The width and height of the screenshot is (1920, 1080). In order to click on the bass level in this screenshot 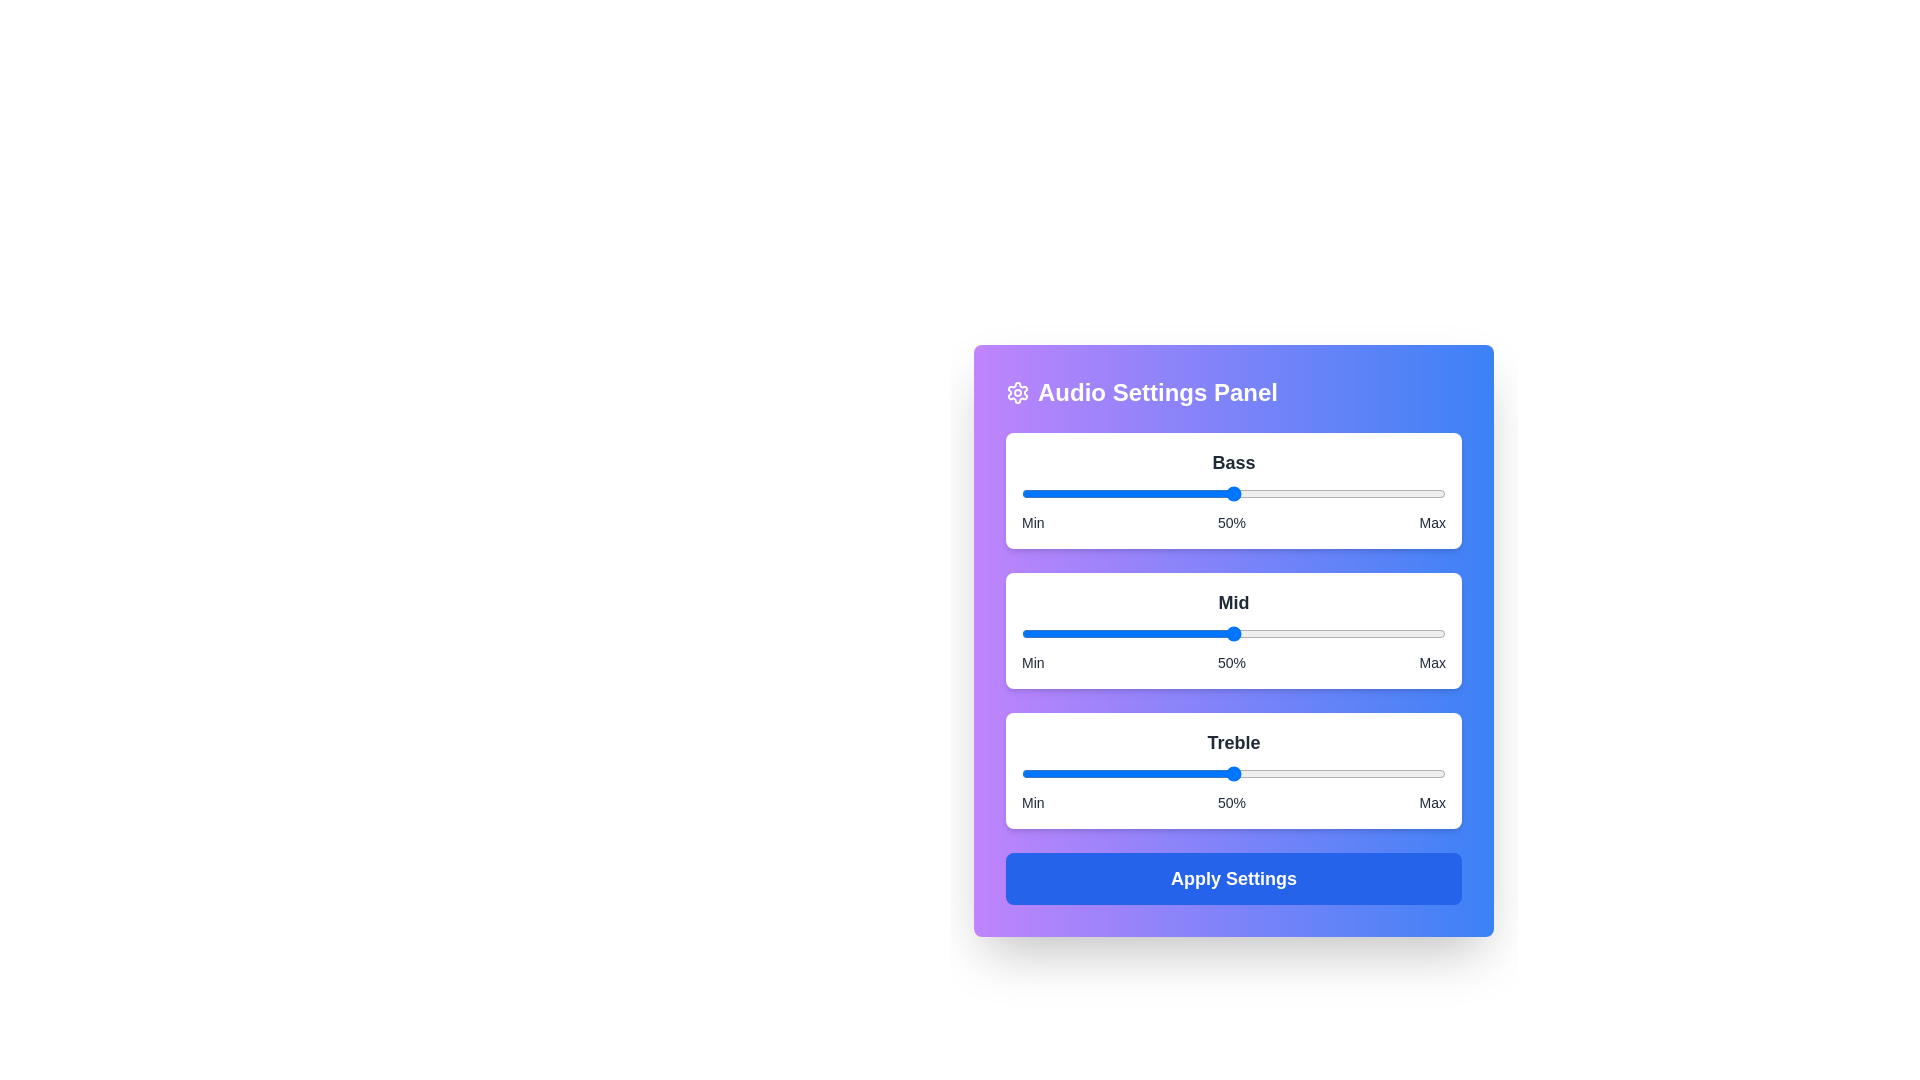, I will do `click(1200, 493)`.